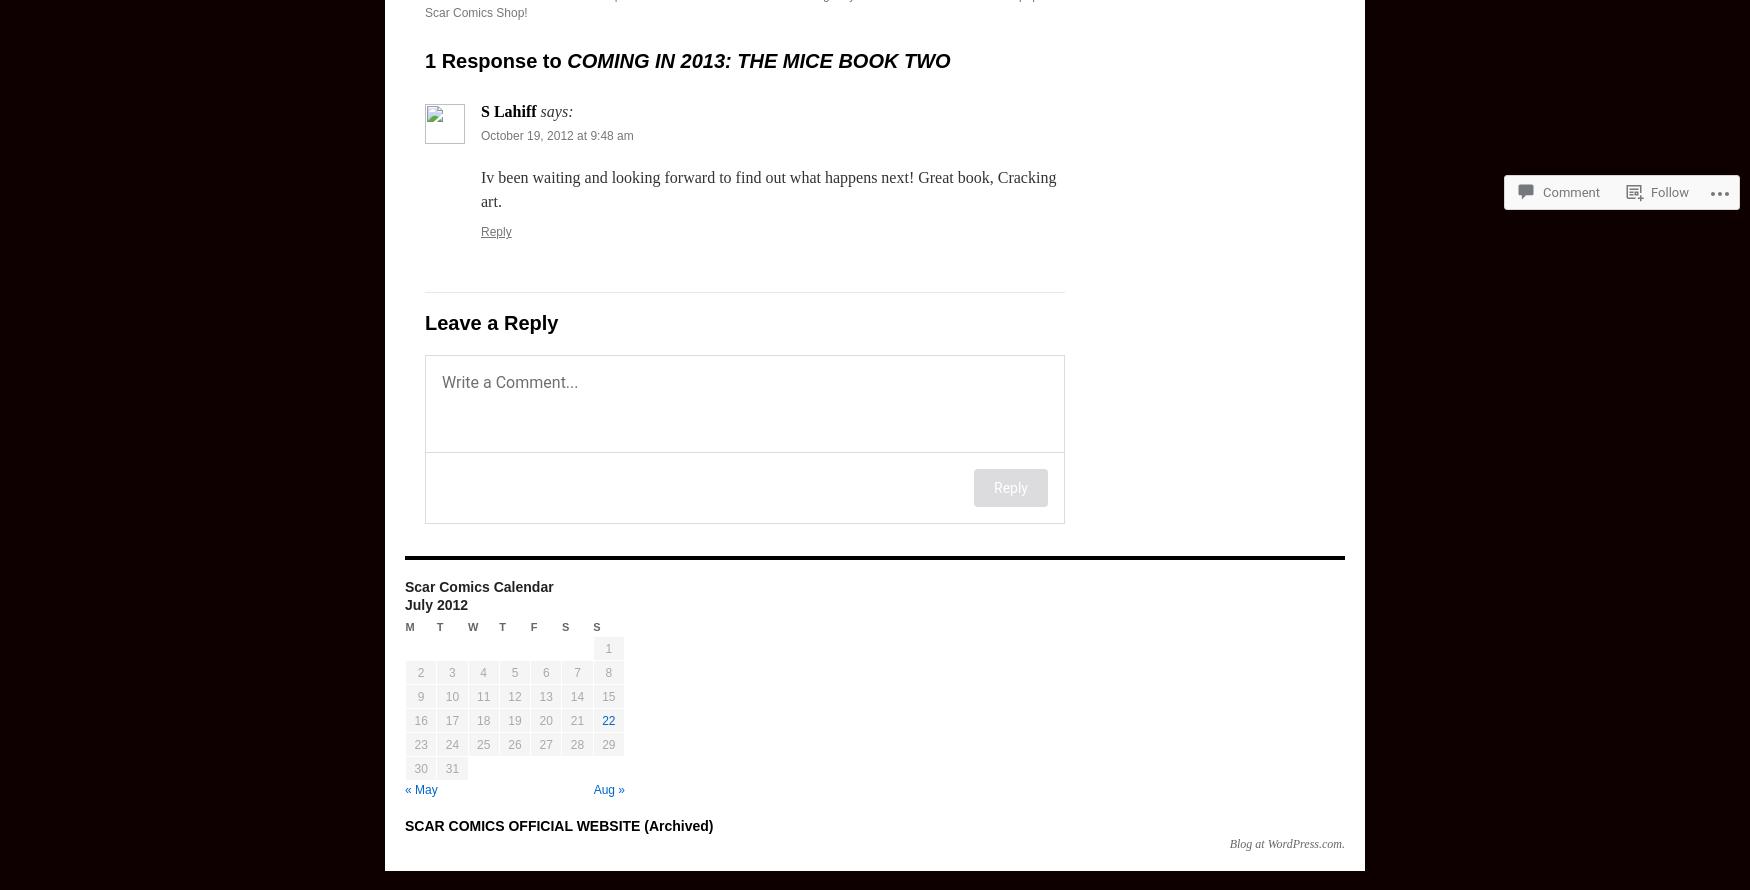 The height and width of the screenshot is (890, 1750). What do you see at coordinates (556, 134) in the screenshot?
I see `'October 19, 2012 at 9:48 am'` at bounding box center [556, 134].